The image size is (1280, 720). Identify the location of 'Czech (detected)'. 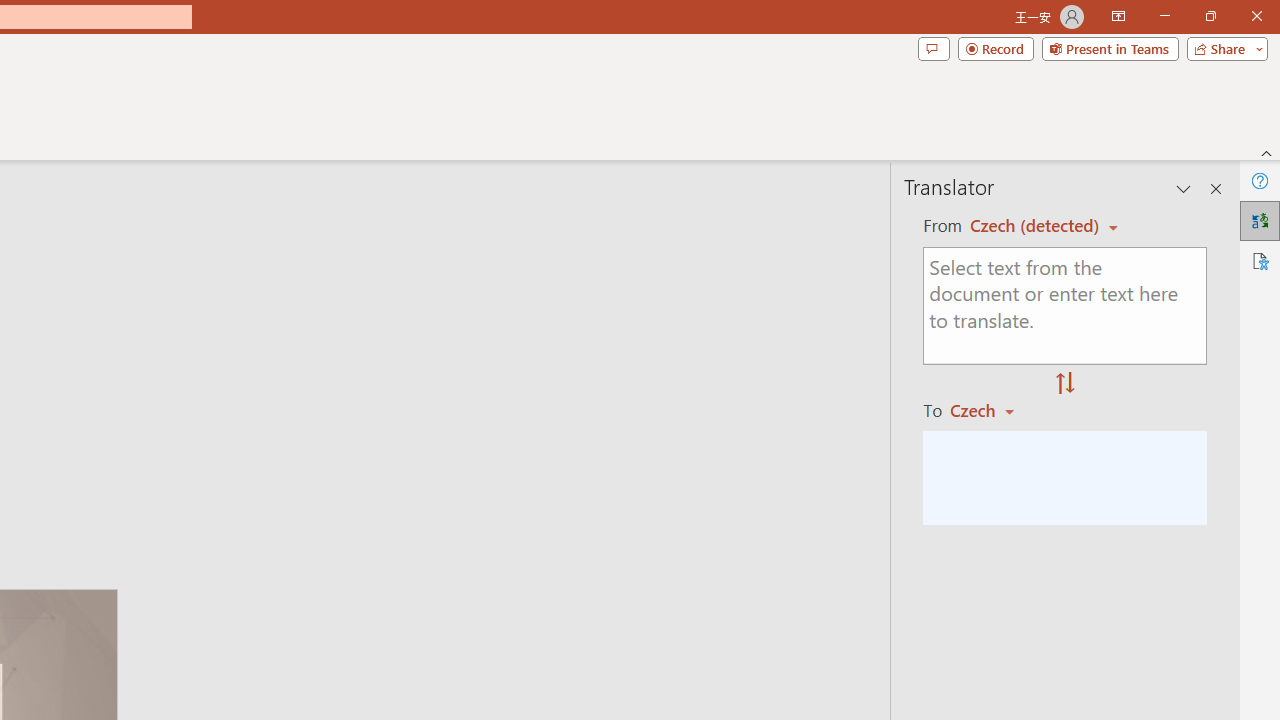
(1037, 225).